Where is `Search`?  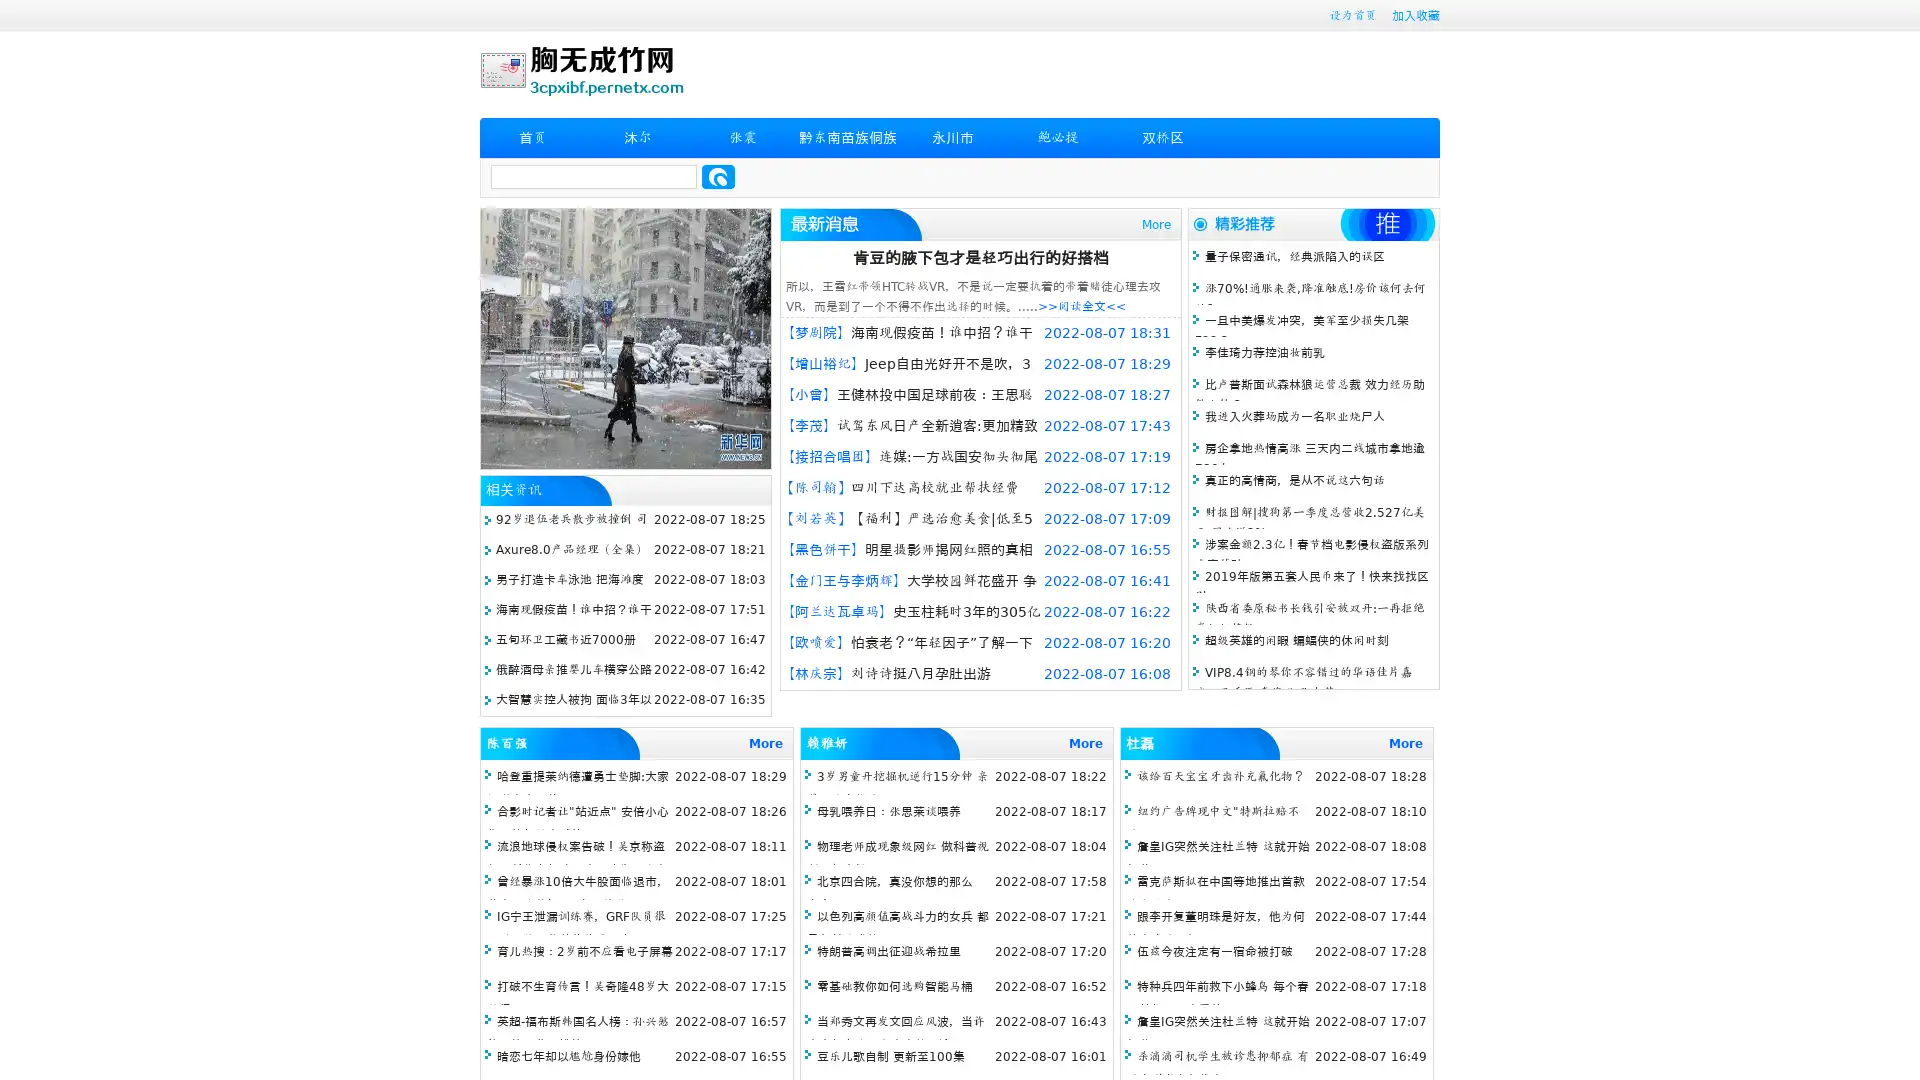 Search is located at coordinates (718, 176).